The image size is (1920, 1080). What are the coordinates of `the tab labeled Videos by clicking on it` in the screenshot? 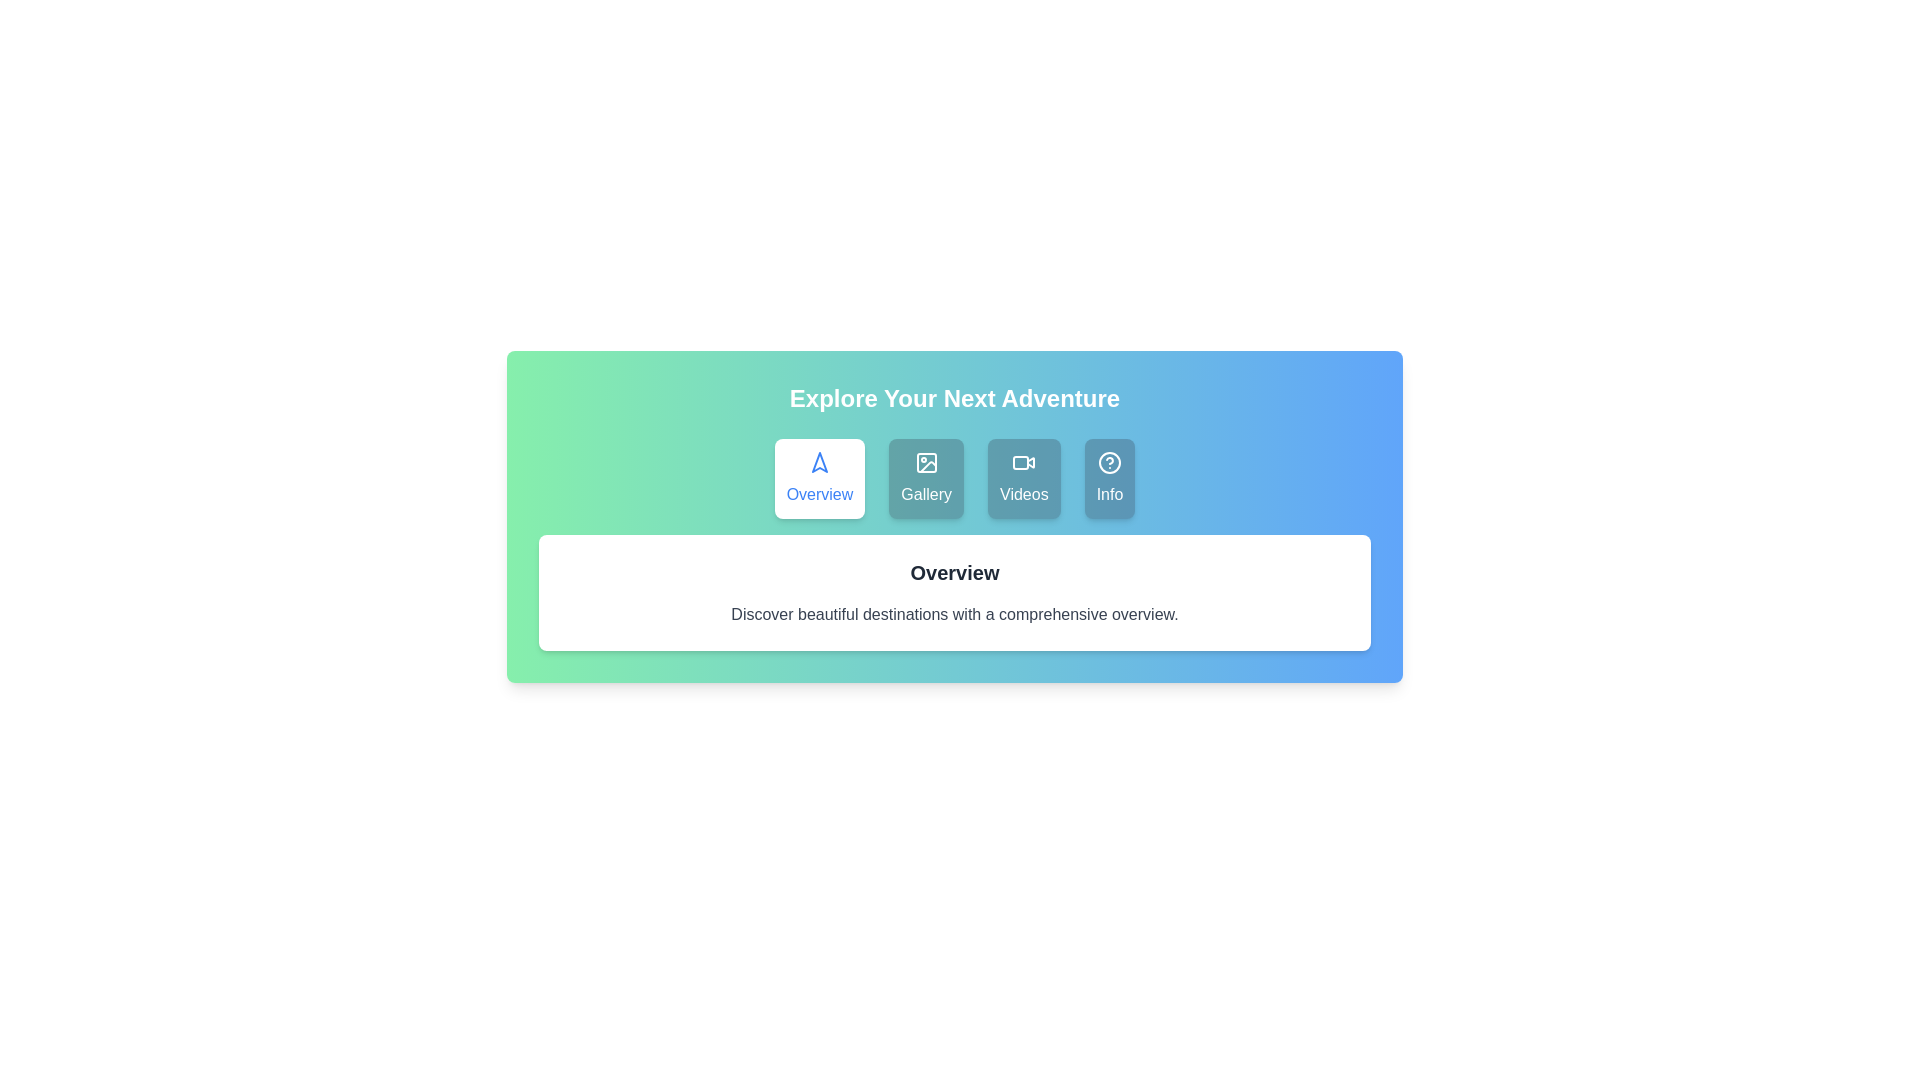 It's located at (1024, 478).